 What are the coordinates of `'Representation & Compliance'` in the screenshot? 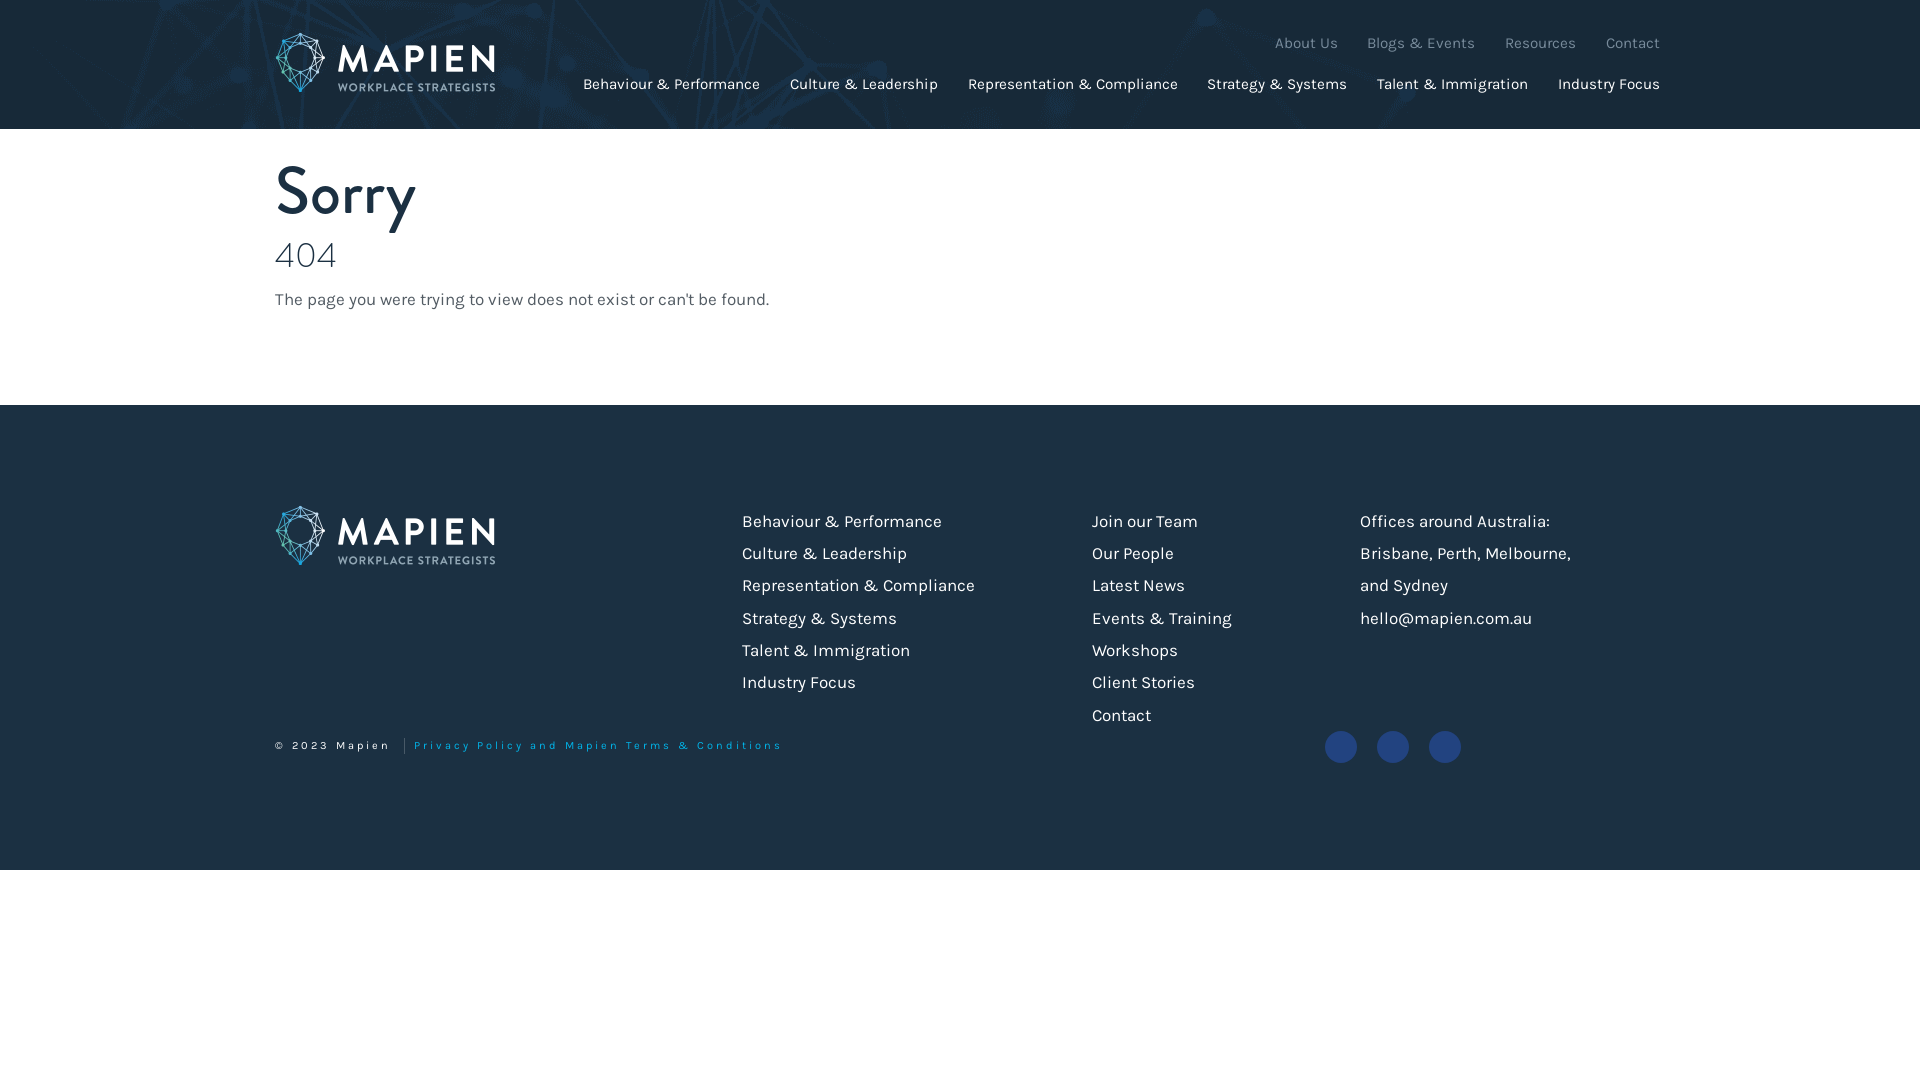 It's located at (858, 585).